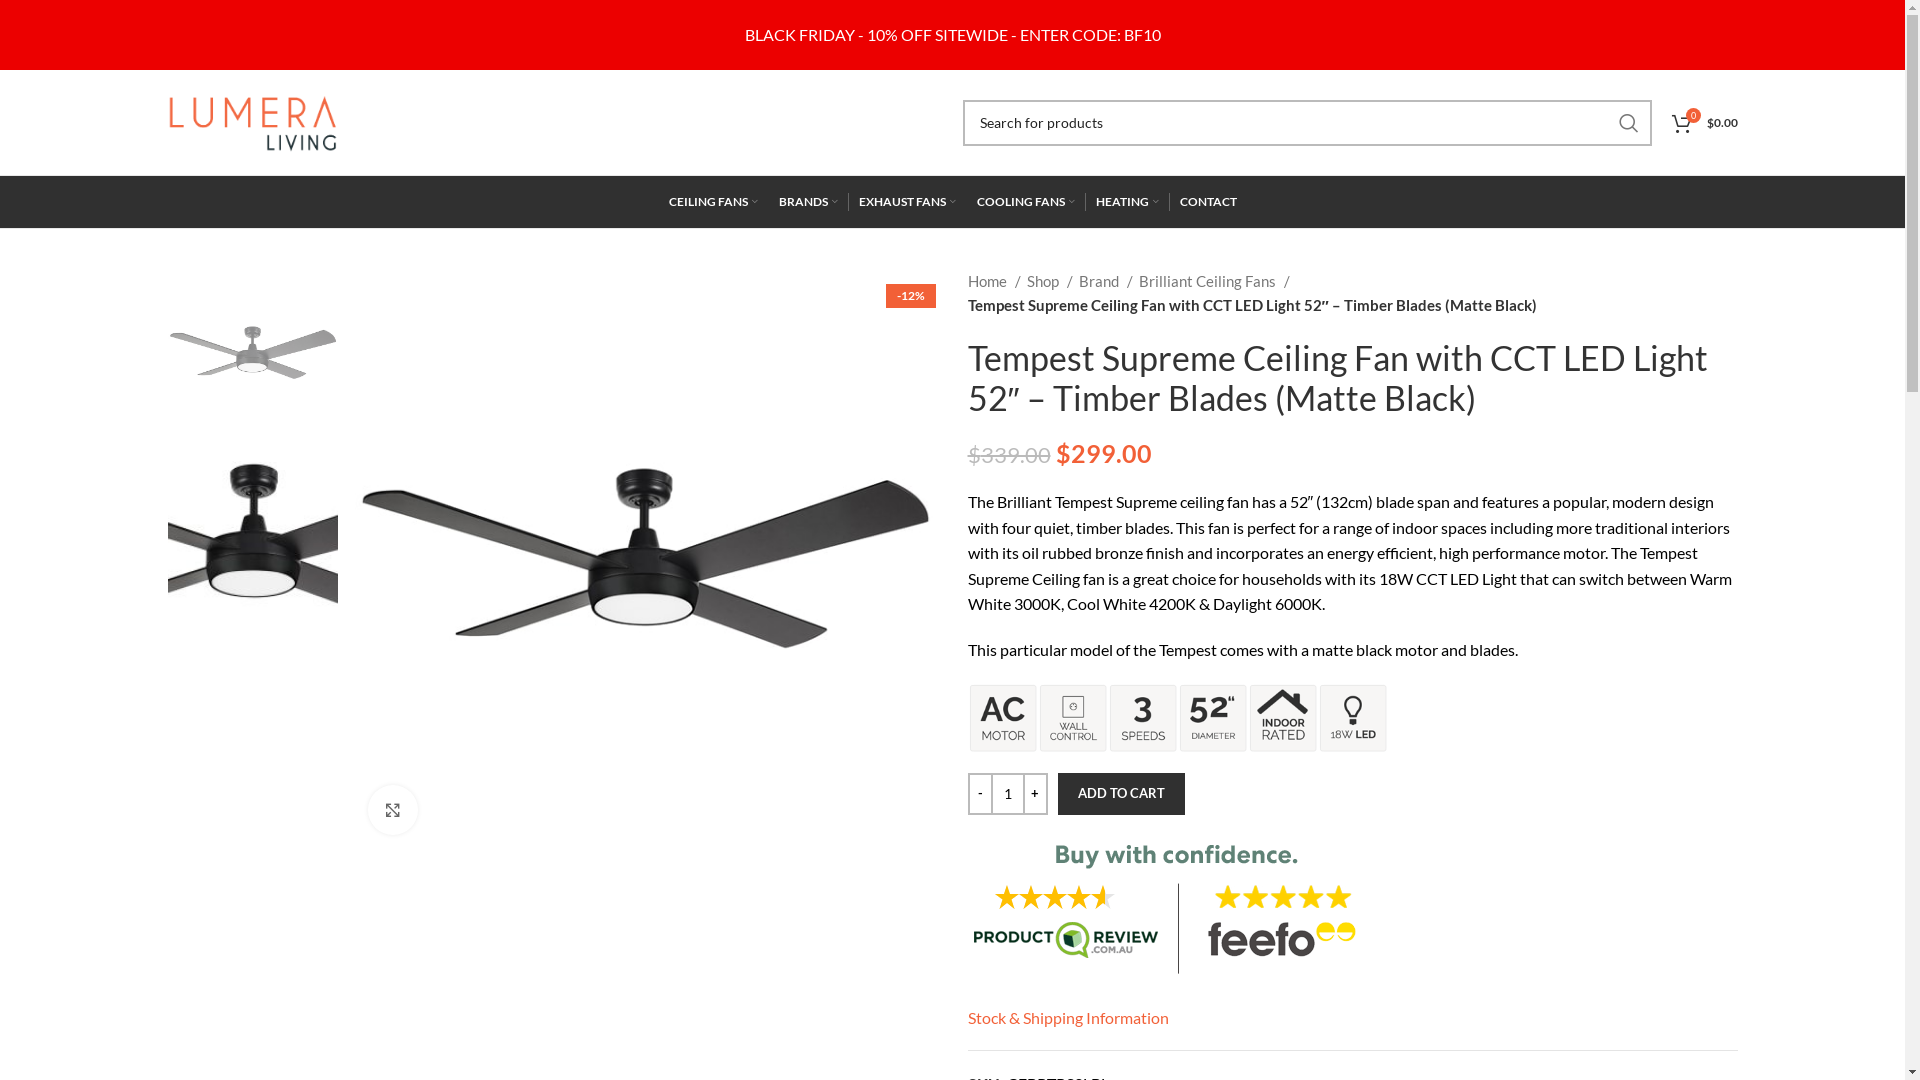  What do you see at coordinates (712, 201) in the screenshot?
I see `'CEILING FANS'` at bounding box center [712, 201].